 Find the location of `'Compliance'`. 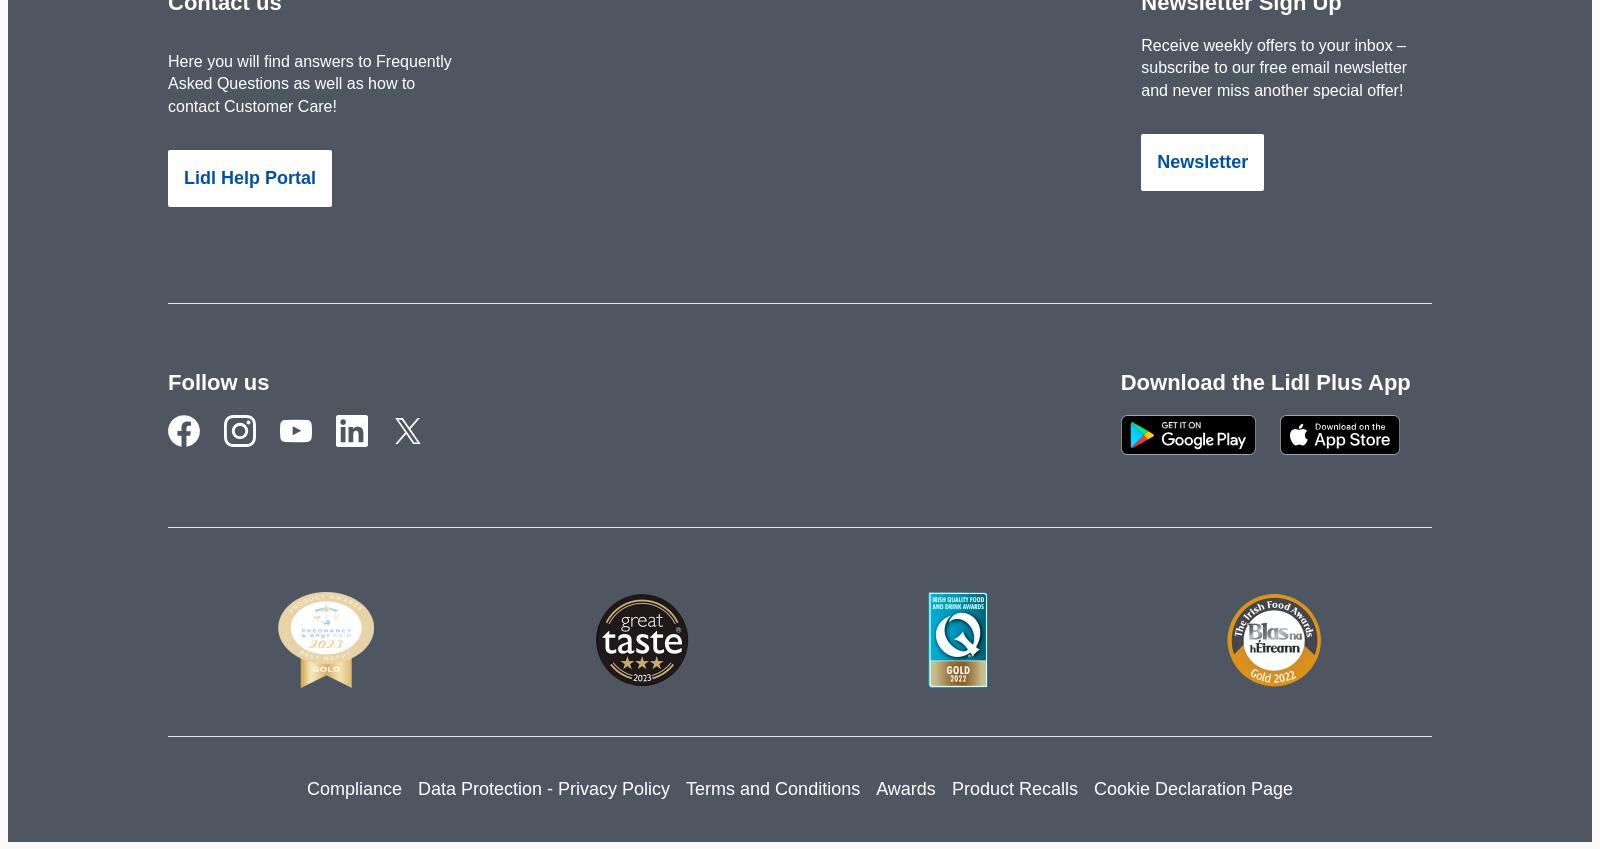

'Compliance' is located at coordinates (353, 787).